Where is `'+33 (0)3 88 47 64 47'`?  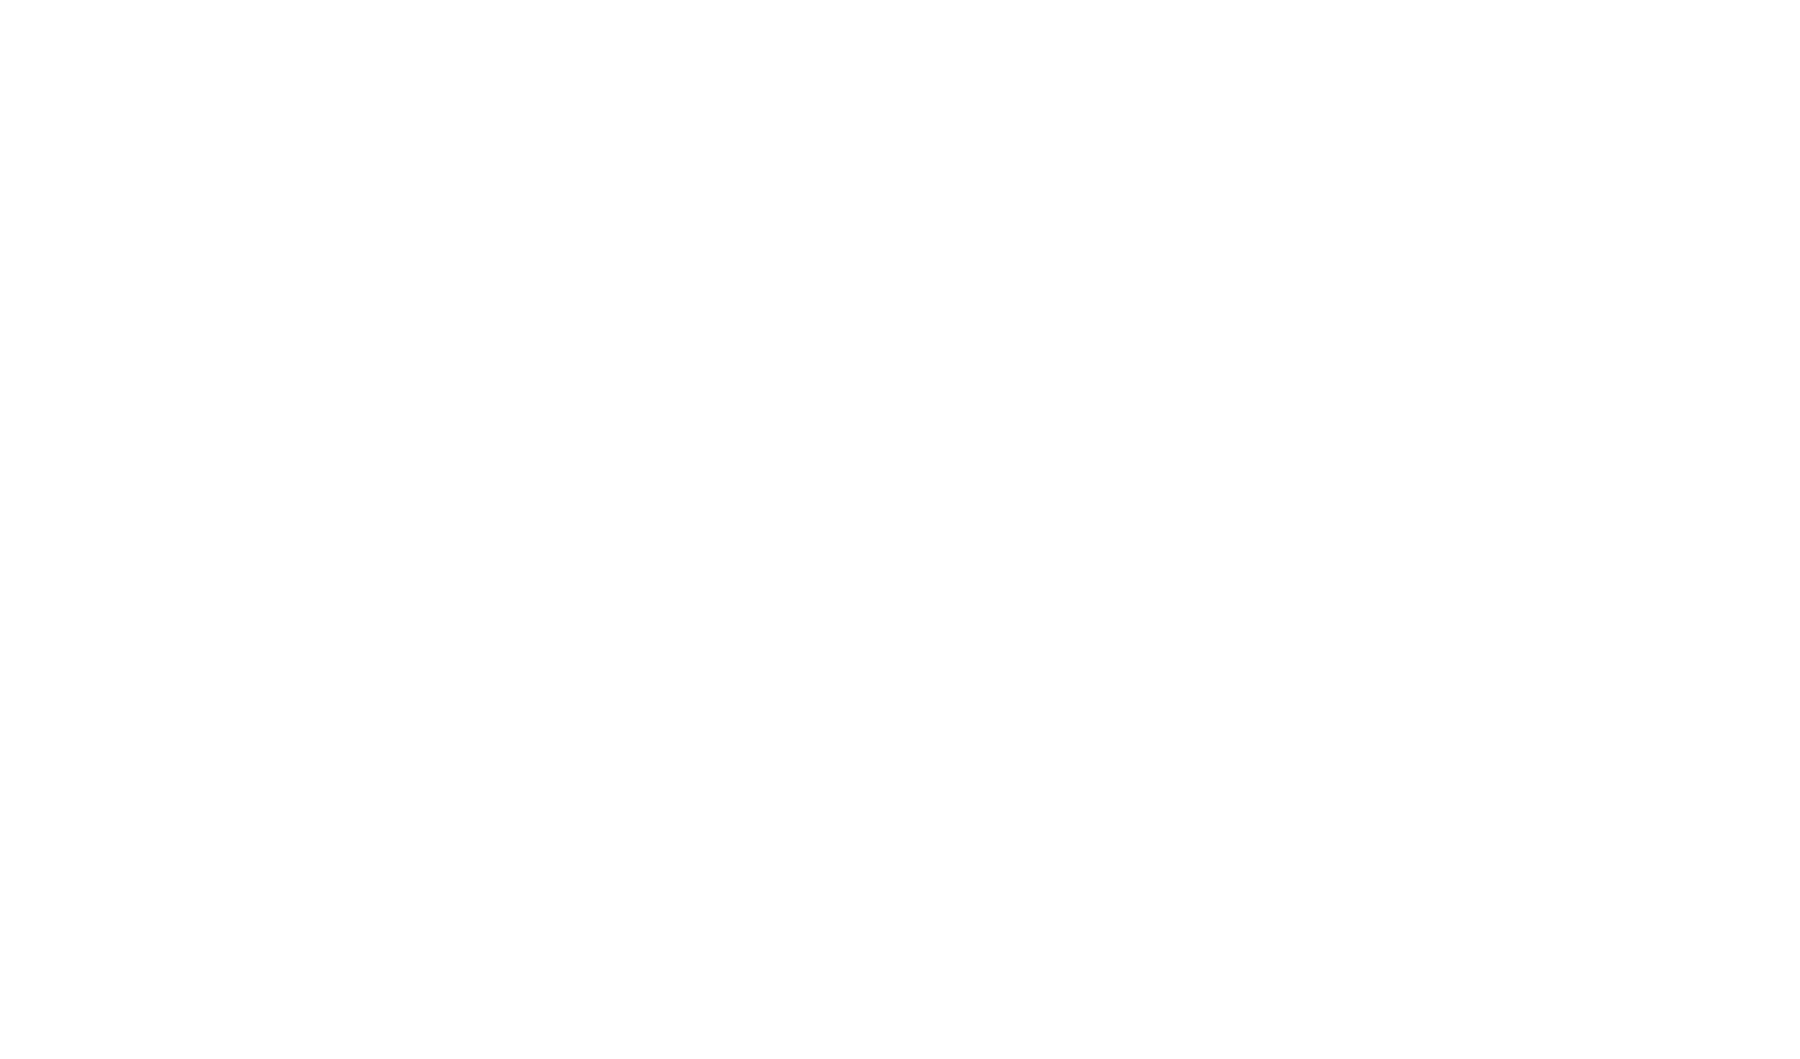 '+33 (0)3 88 47 64 47' is located at coordinates (996, 1006).